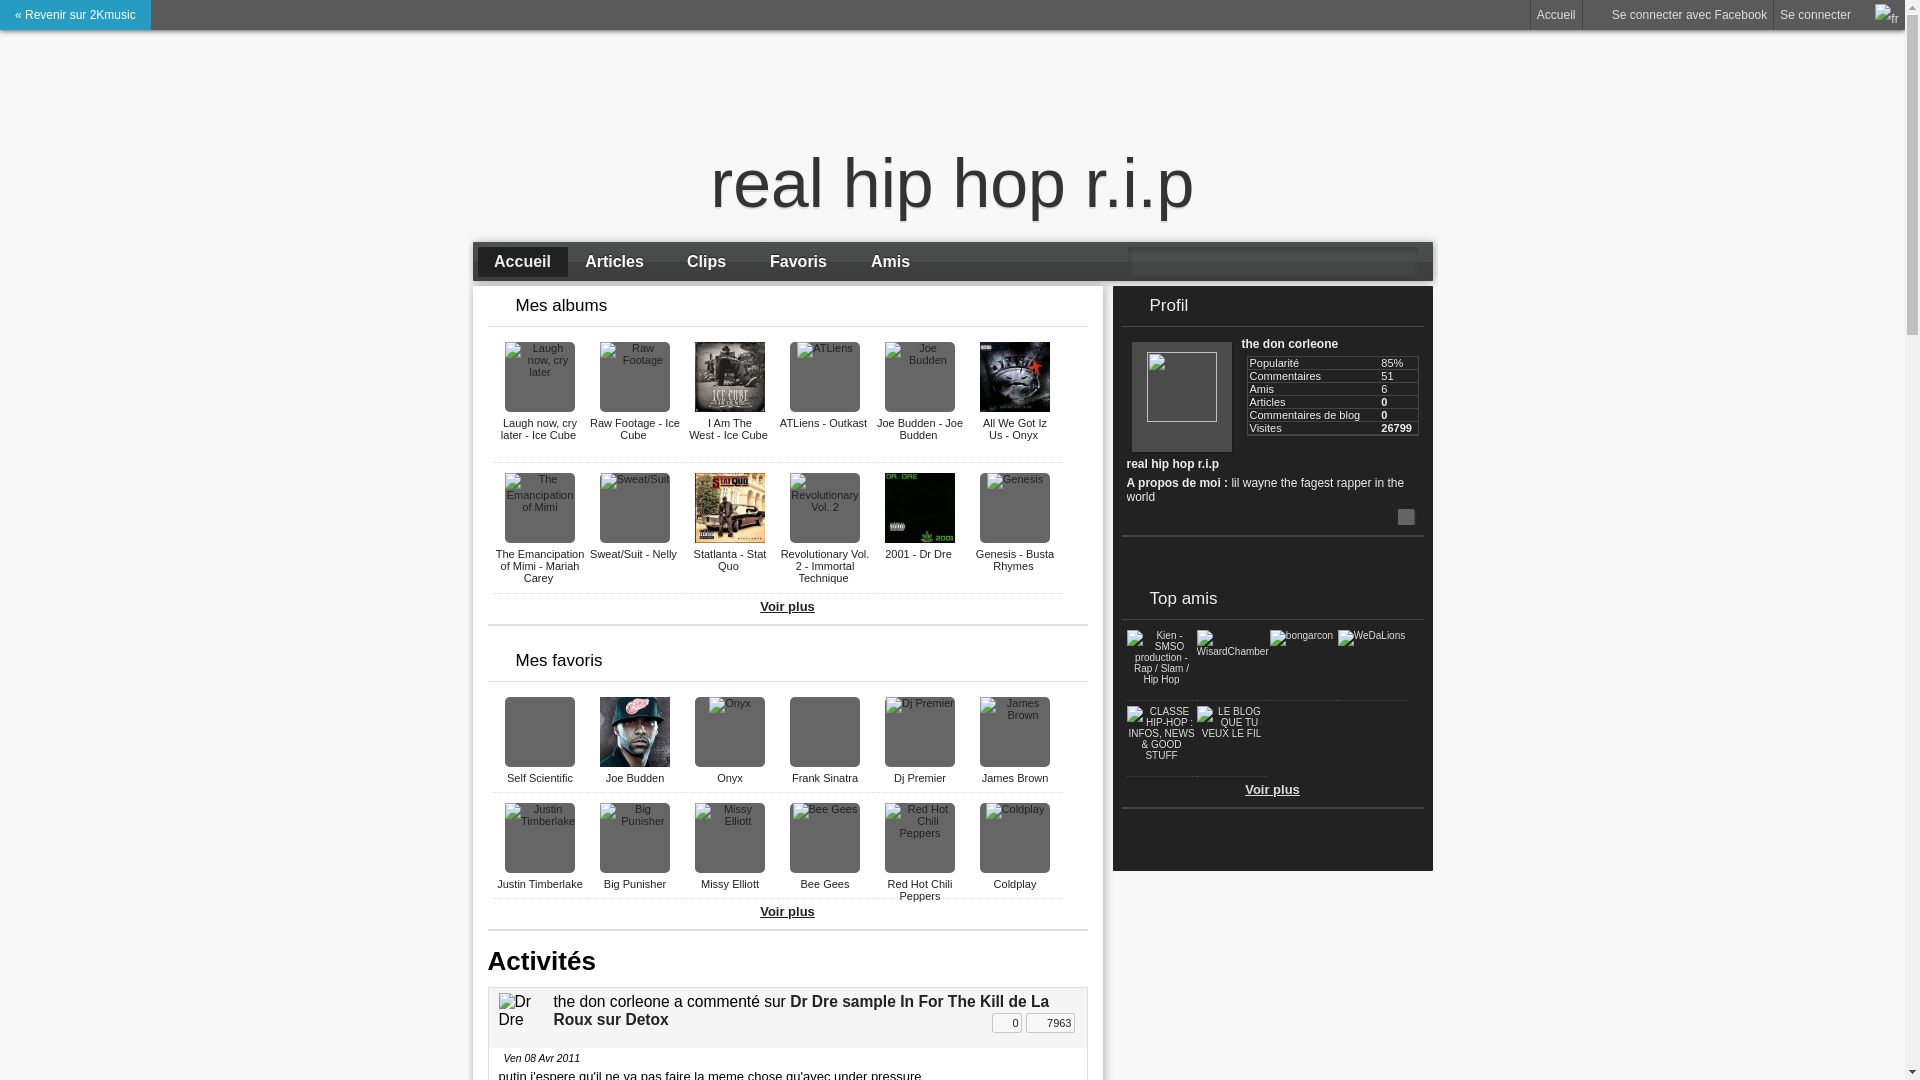 This screenshot has height=1080, width=1920. I want to click on 'Self Scientific', so click(539, 777).